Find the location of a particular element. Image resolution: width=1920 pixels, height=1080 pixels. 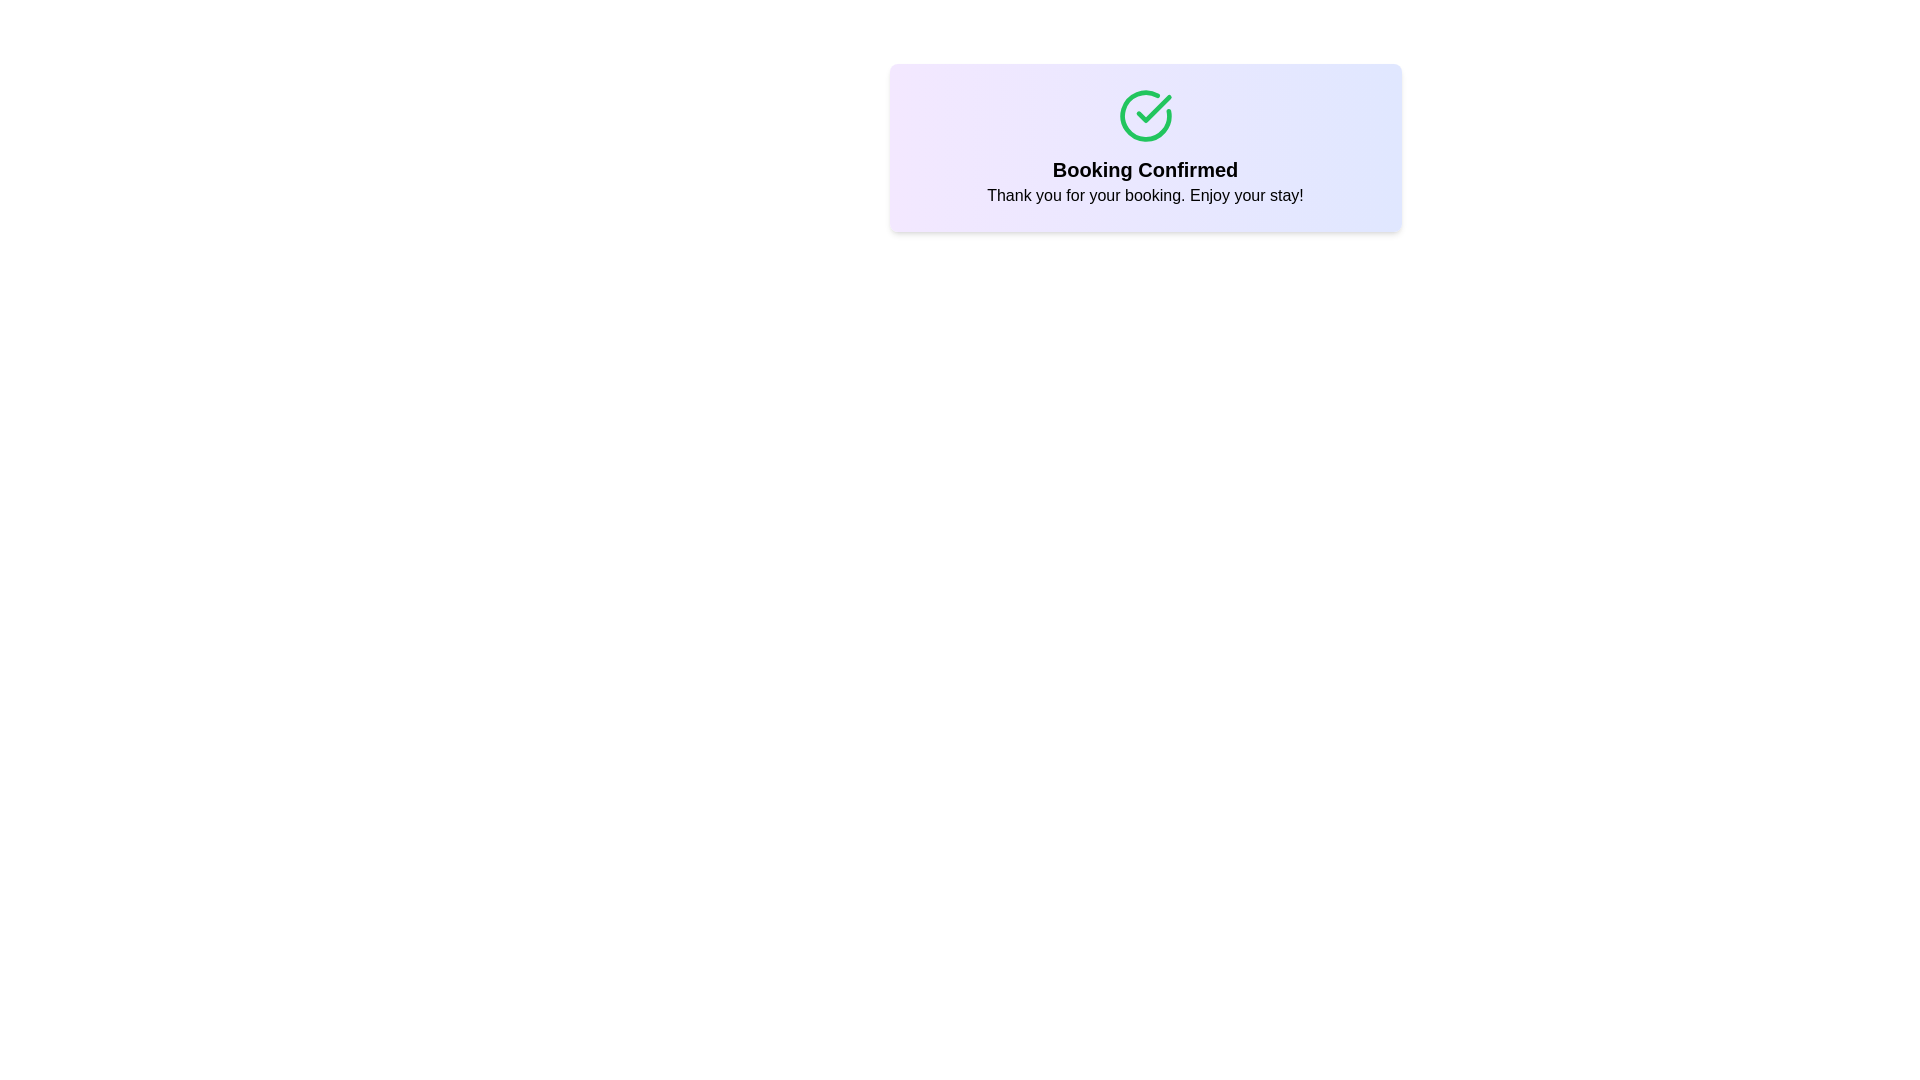

the green checkmark symbol embedded within a circular outline for visual confirmation is located at coordinates (1153, 108).